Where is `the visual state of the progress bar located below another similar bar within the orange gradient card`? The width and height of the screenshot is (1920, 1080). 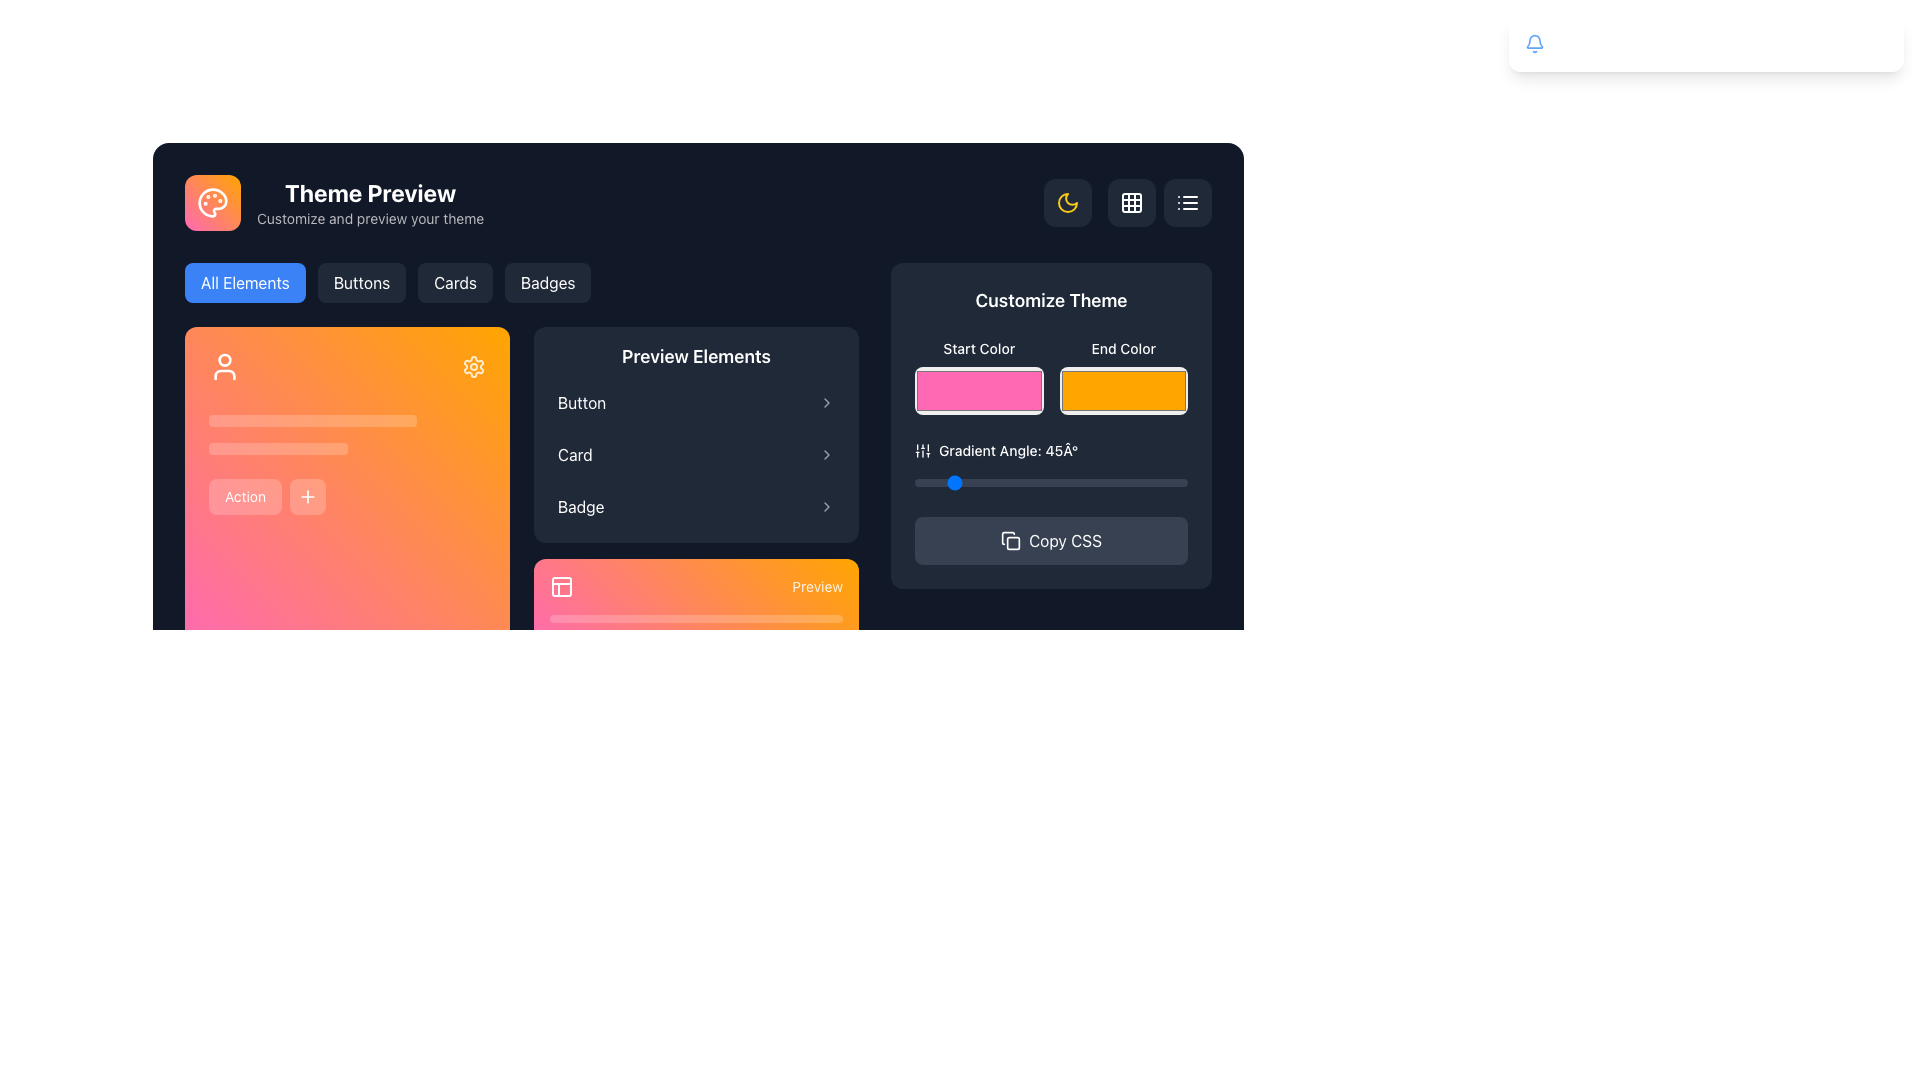
the visual state of the progress bar located below another similar bar within the orange gradient card is located at coordinates (659, 635).